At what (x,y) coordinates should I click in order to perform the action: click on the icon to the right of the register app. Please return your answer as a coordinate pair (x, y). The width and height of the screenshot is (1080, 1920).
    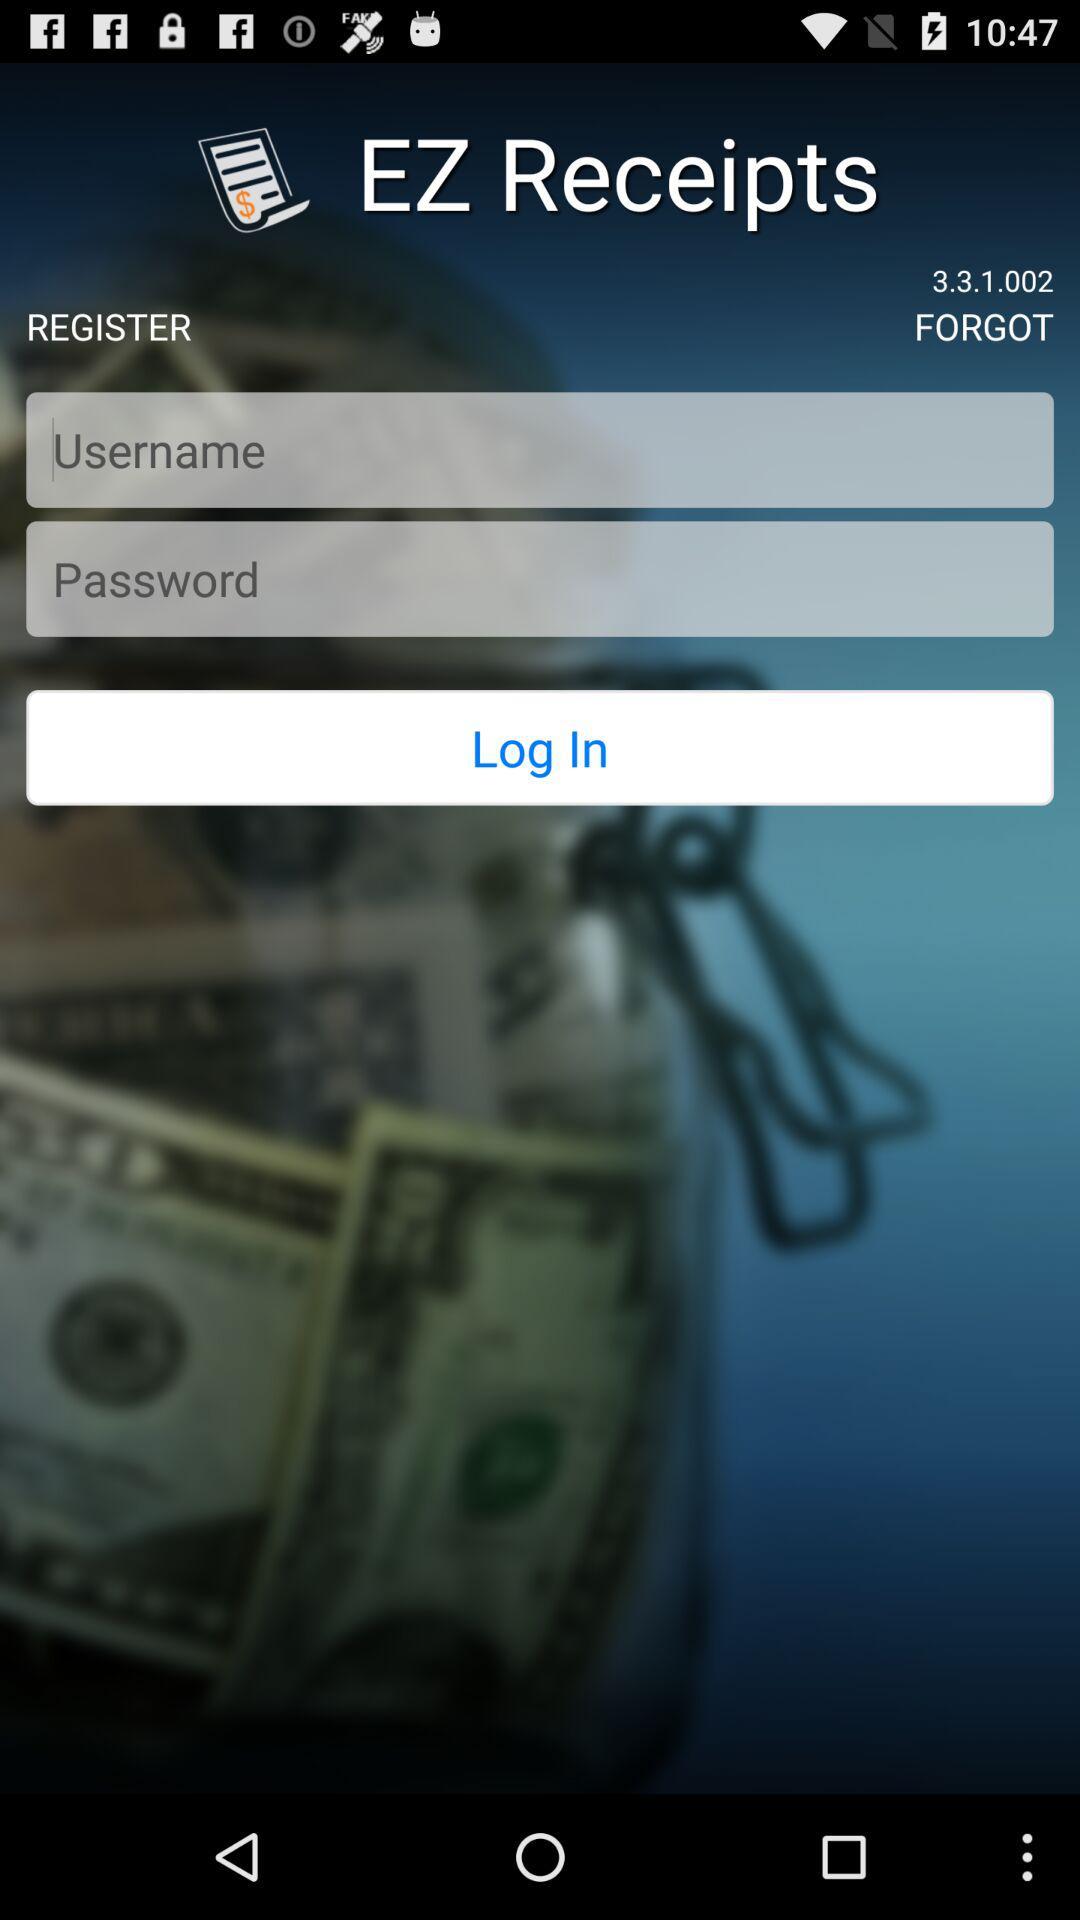
    Looking at the image, I should click on (982, 326).